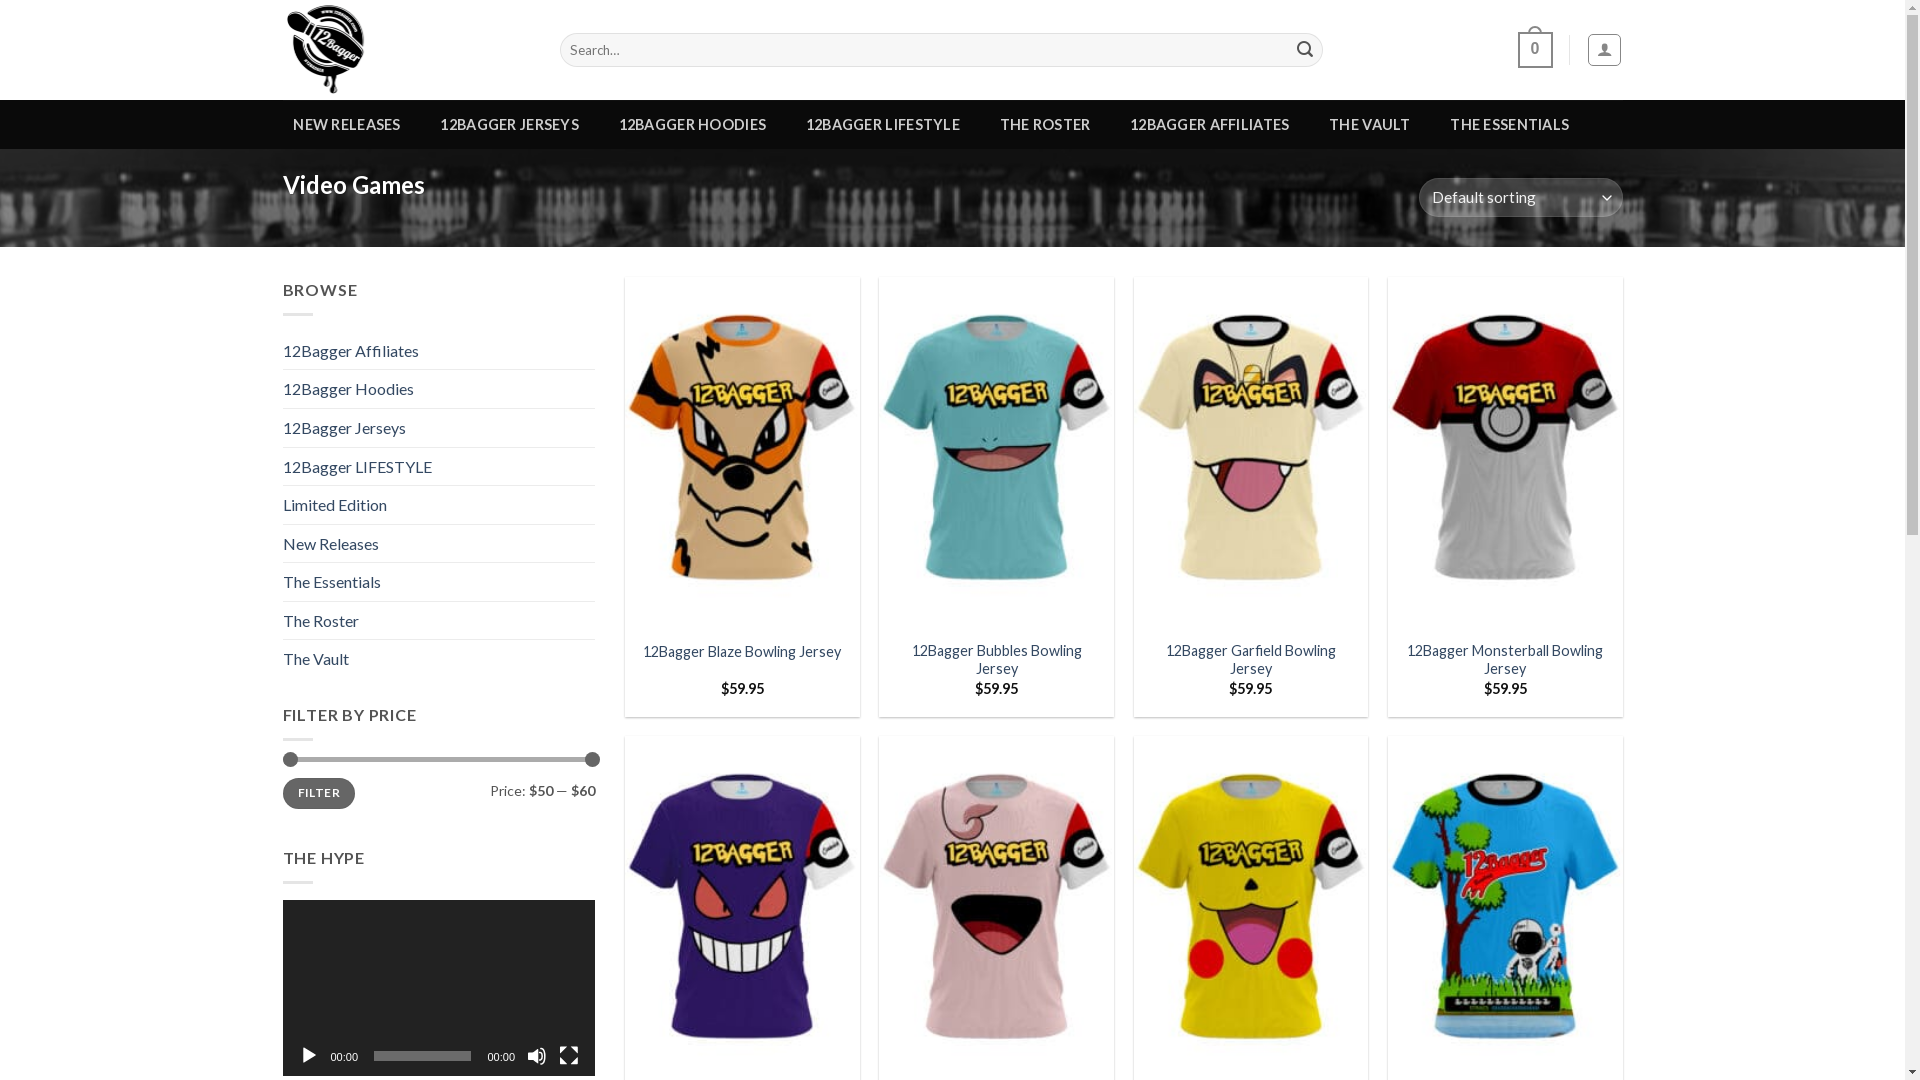 The height and width of the screenshot is (1080, 1920). Describe the element at coordinates (281, 659) in the screenshot. I see `'The Vault'` at that location.